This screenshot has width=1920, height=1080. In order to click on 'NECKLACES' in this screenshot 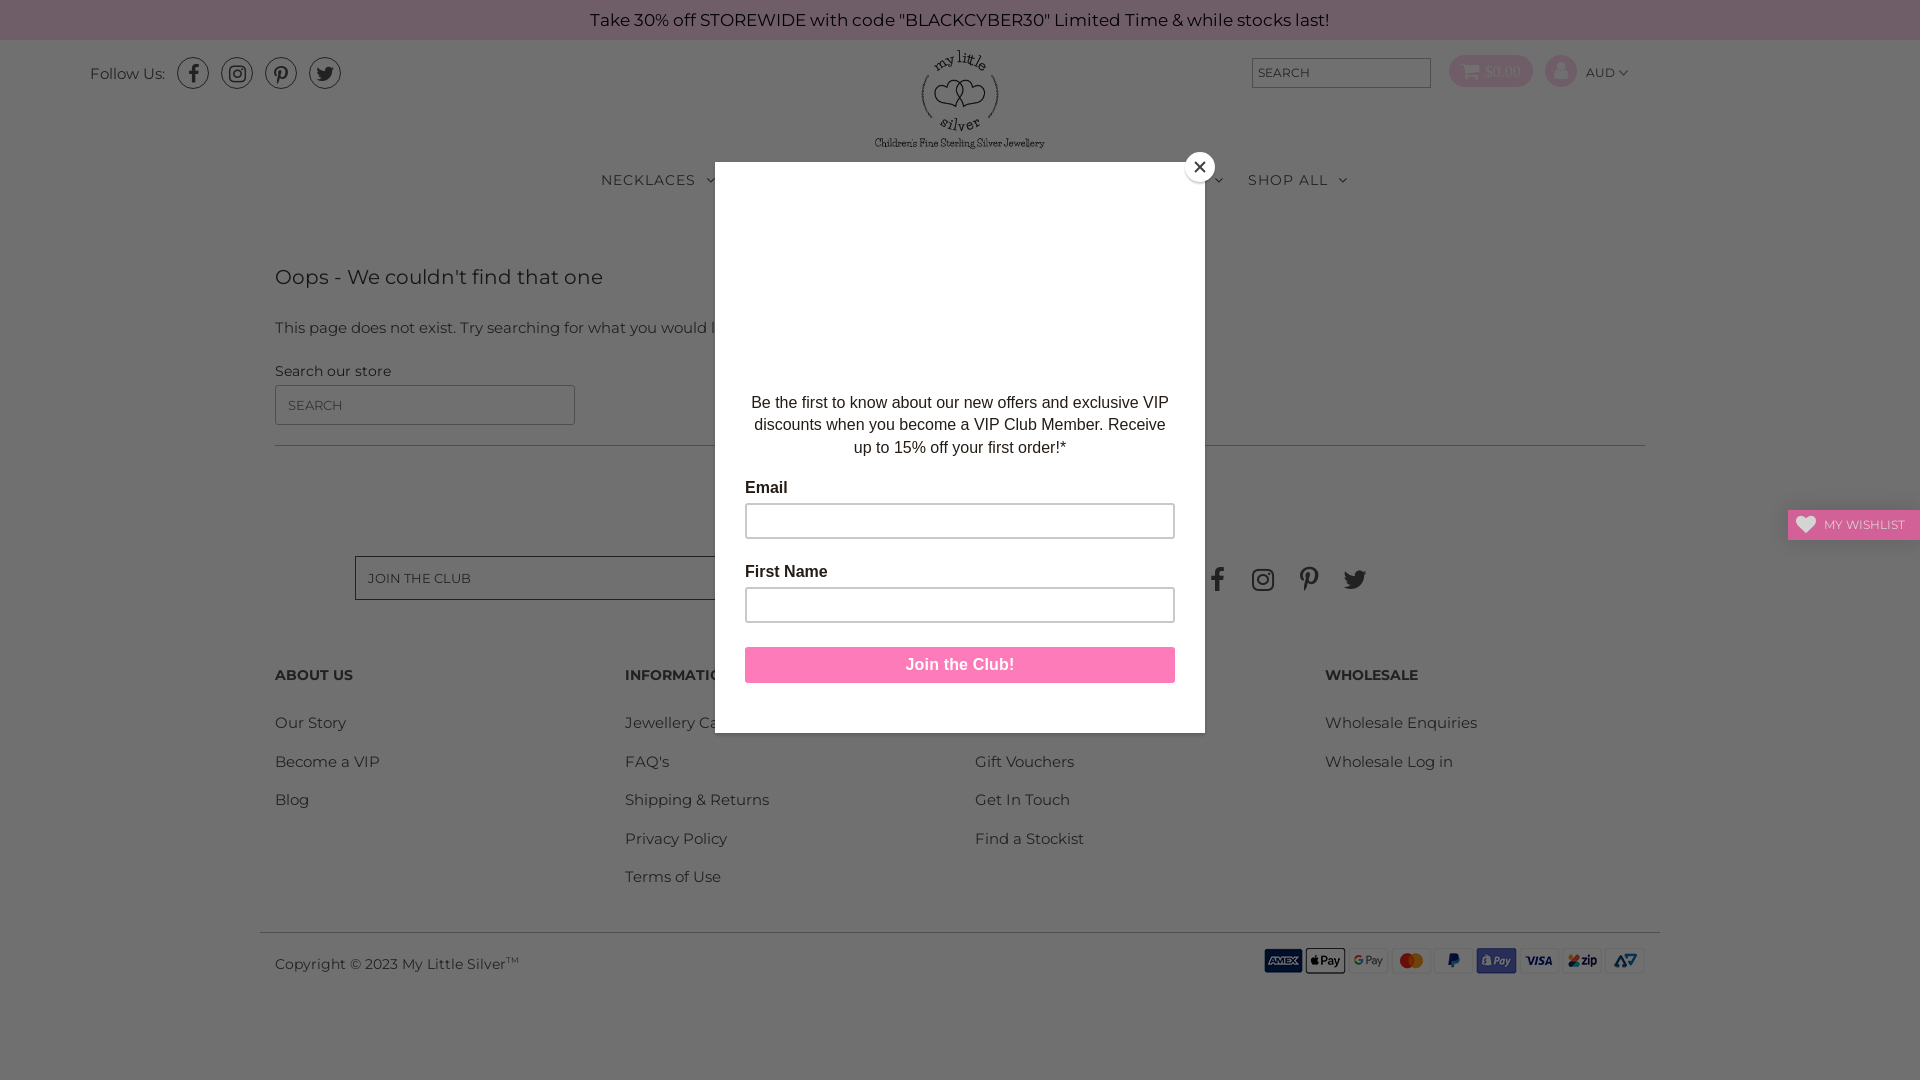, I will do `click(658, 180)`.